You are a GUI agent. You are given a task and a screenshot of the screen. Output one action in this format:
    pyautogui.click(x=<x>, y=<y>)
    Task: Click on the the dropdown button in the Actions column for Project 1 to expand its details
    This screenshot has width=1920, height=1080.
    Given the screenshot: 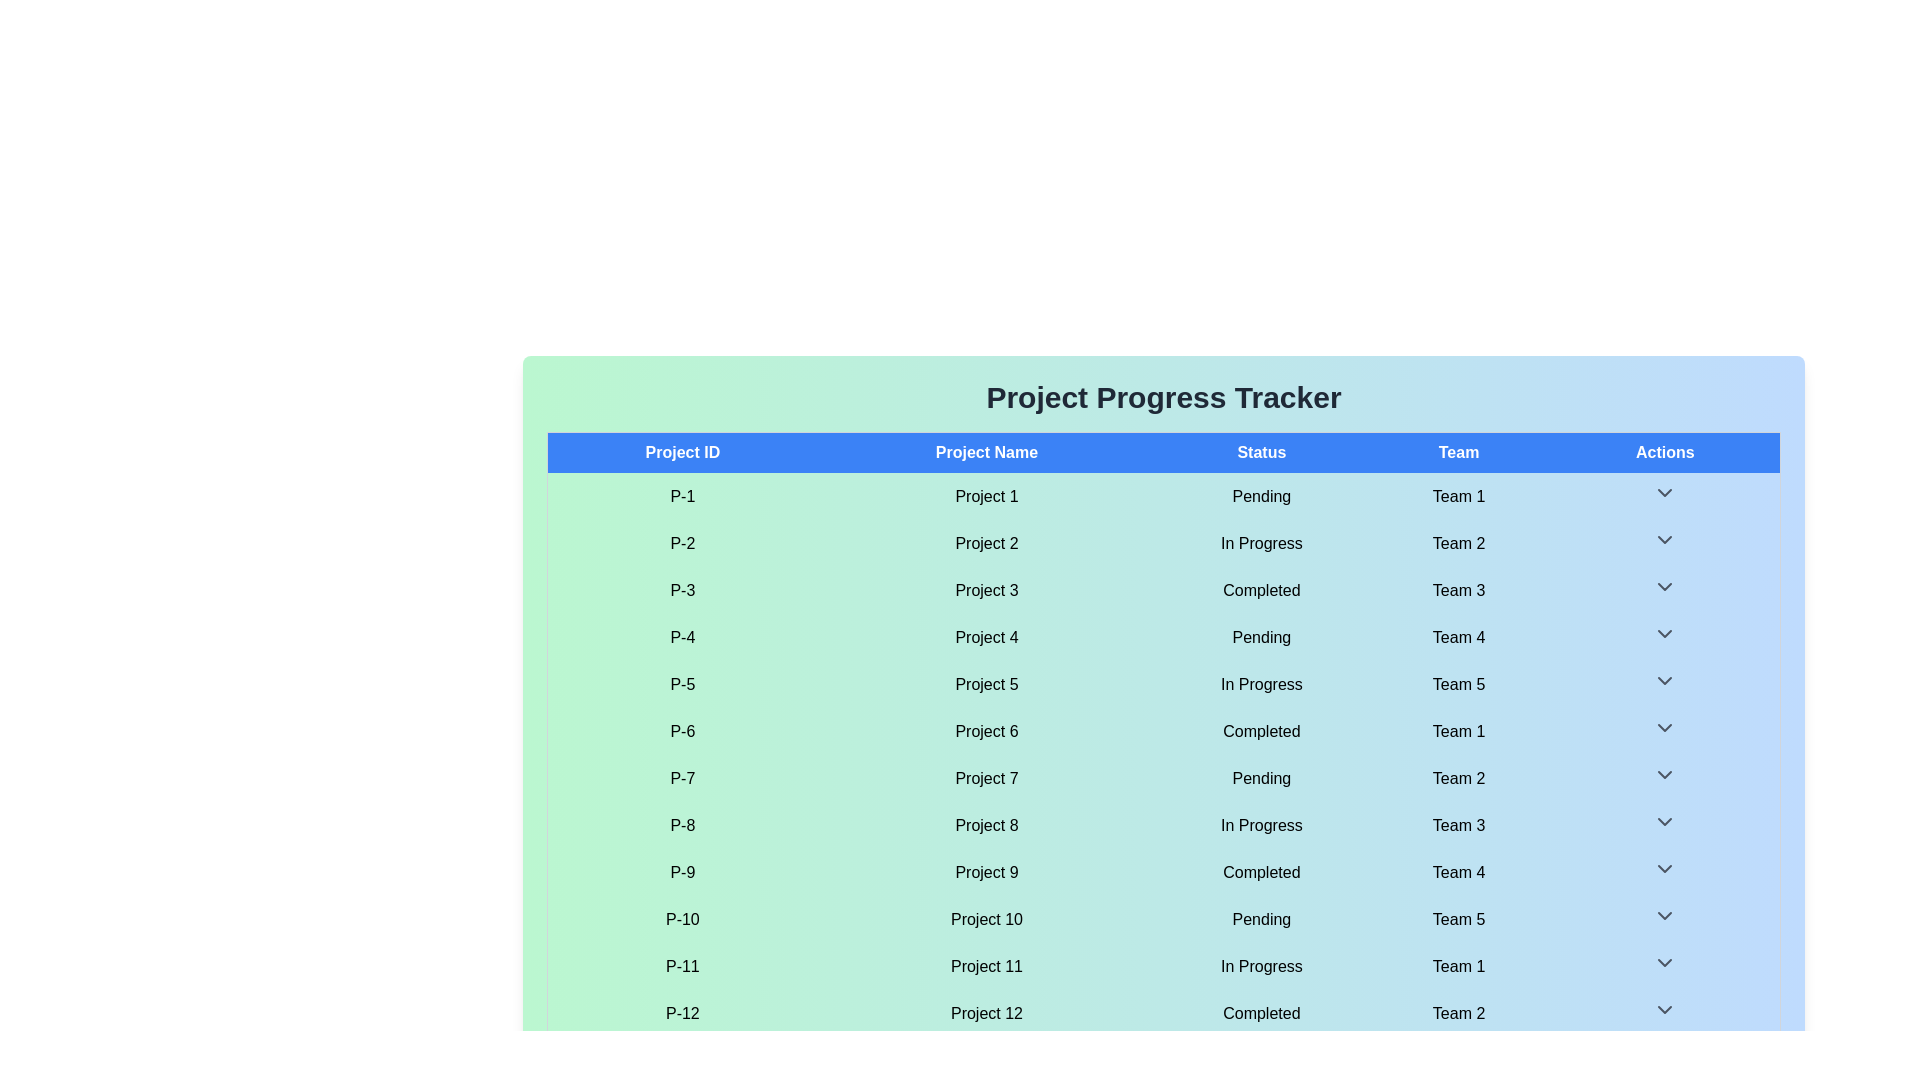 What is the action you would take?
    pyautogui.click(x=1665, y=493)
    